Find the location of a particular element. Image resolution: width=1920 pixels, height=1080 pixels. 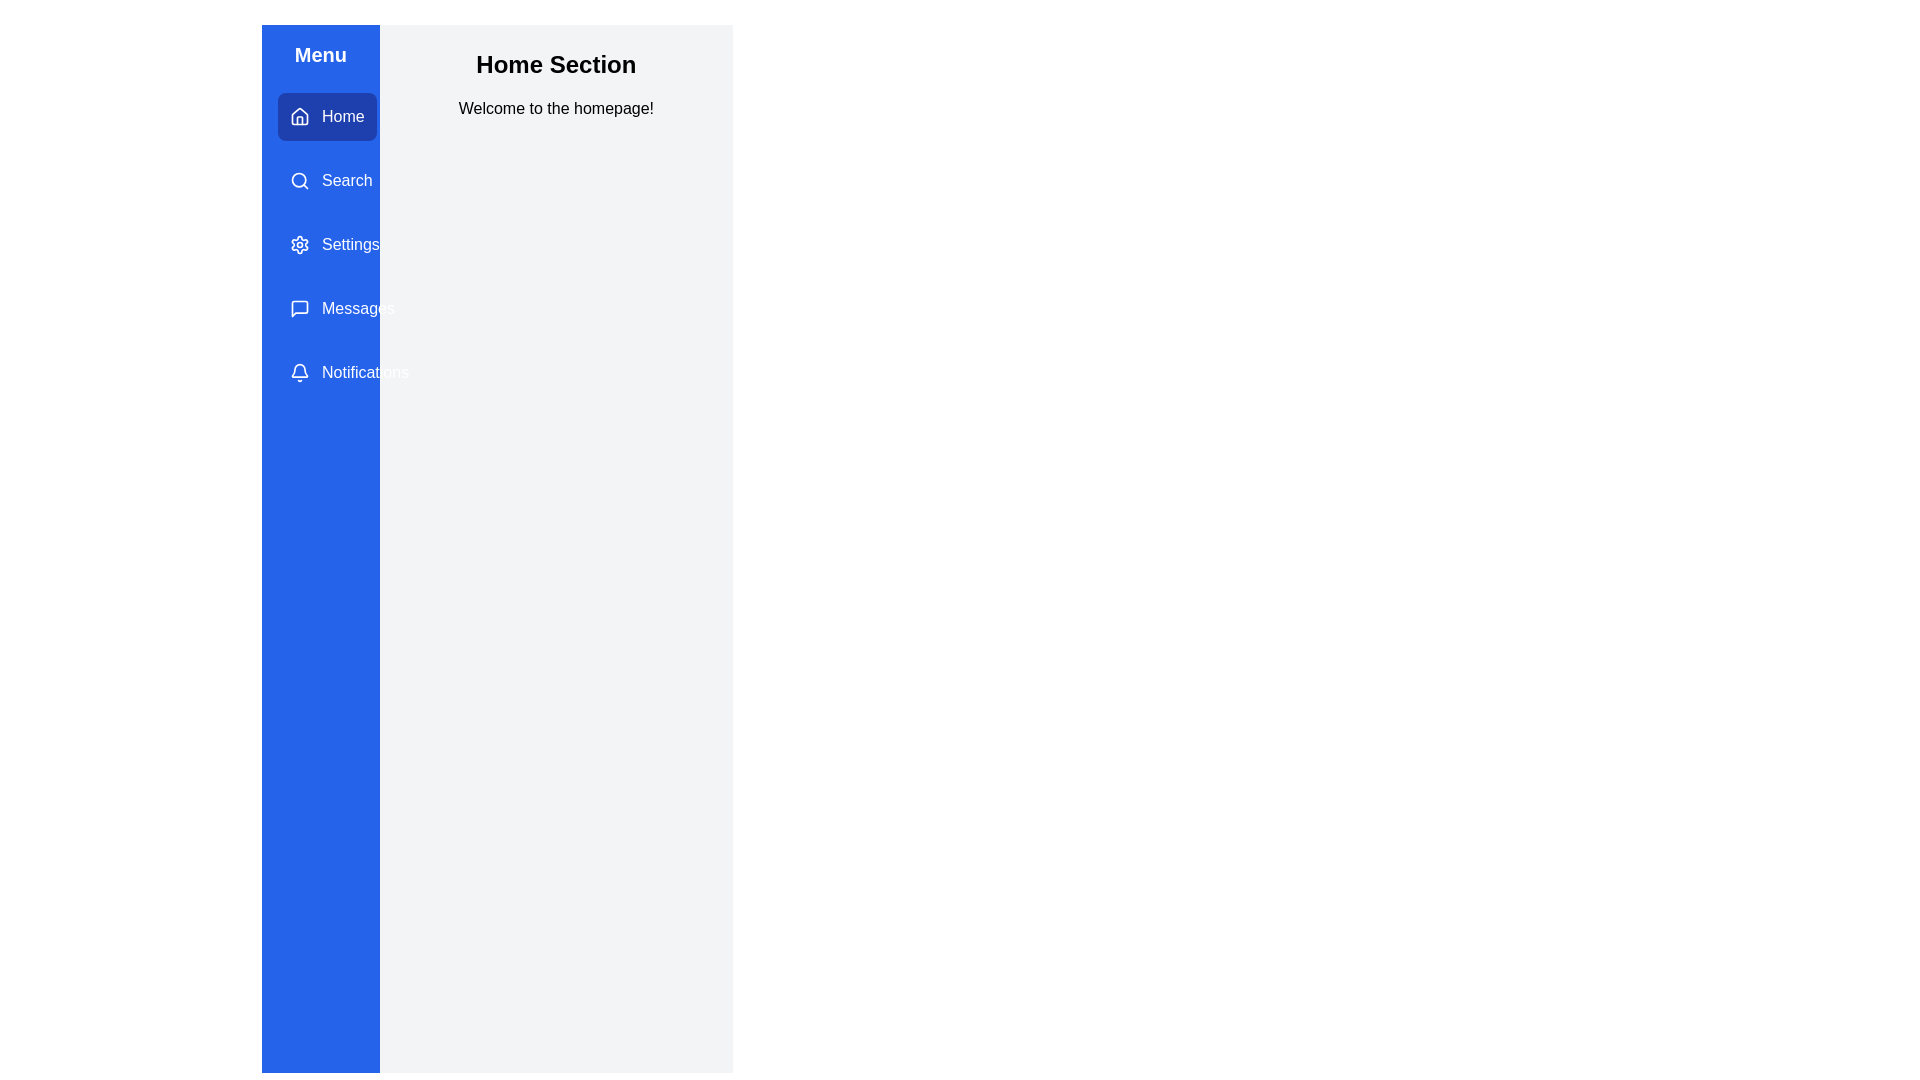

the gear-shaped icon located in the 'Settings' menu is located at coordinates (298, 244).